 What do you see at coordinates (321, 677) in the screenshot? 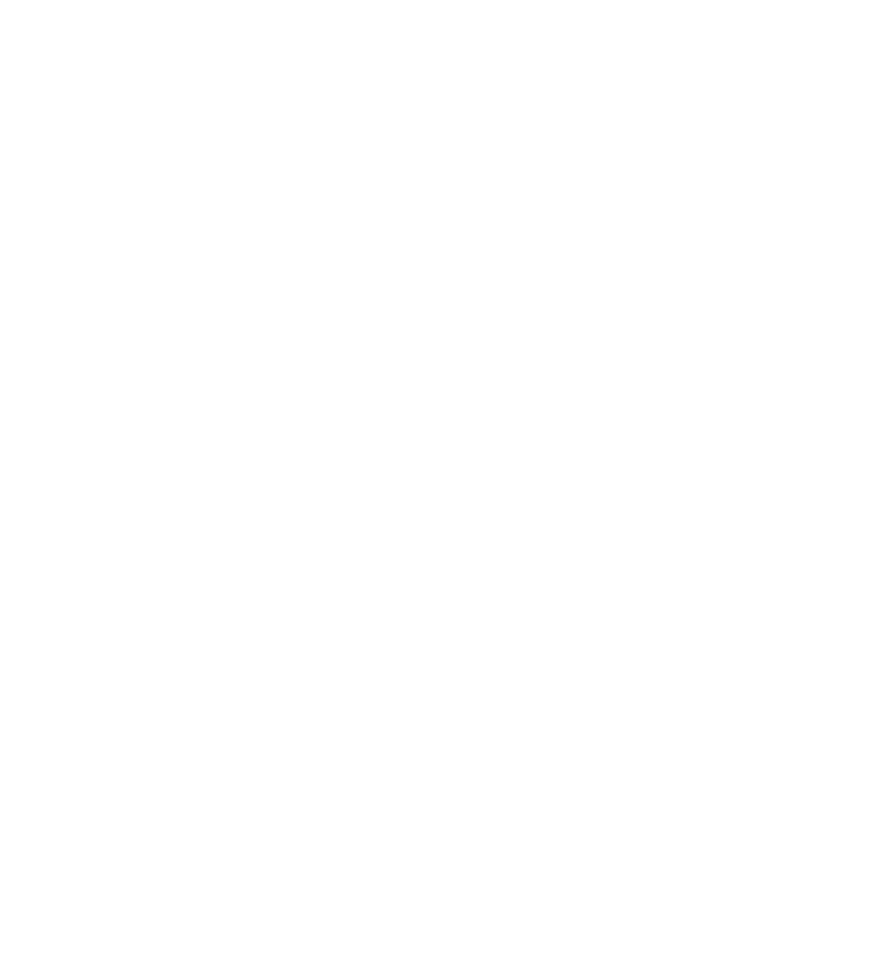
I see `'Lawo Launches Crystal Broadcast Console'` at bounding box center [321, 677].